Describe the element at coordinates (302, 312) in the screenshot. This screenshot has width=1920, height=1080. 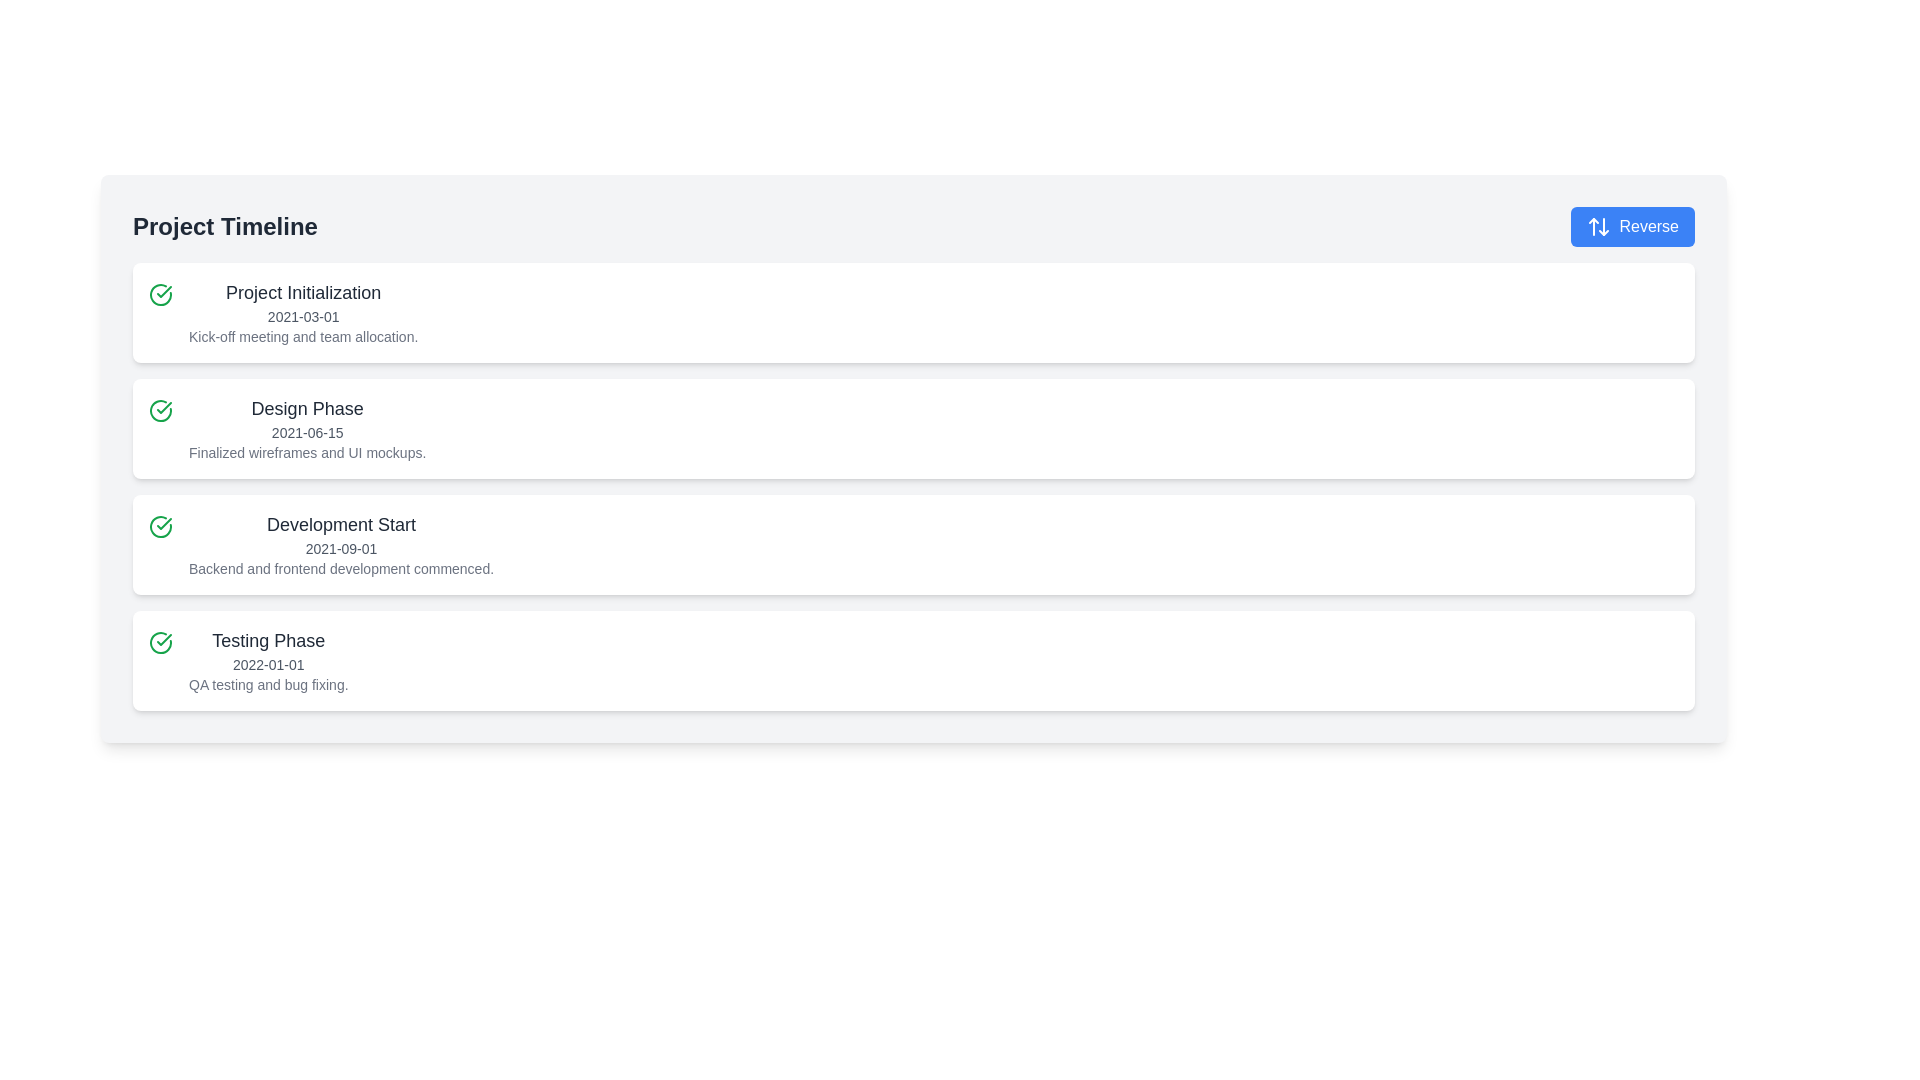
I see `text information from the Text display block titled 'Project Initialization', which includes the date '2021-03-01' and the description 'Kick-off meeting and team allocation.'` at that location.